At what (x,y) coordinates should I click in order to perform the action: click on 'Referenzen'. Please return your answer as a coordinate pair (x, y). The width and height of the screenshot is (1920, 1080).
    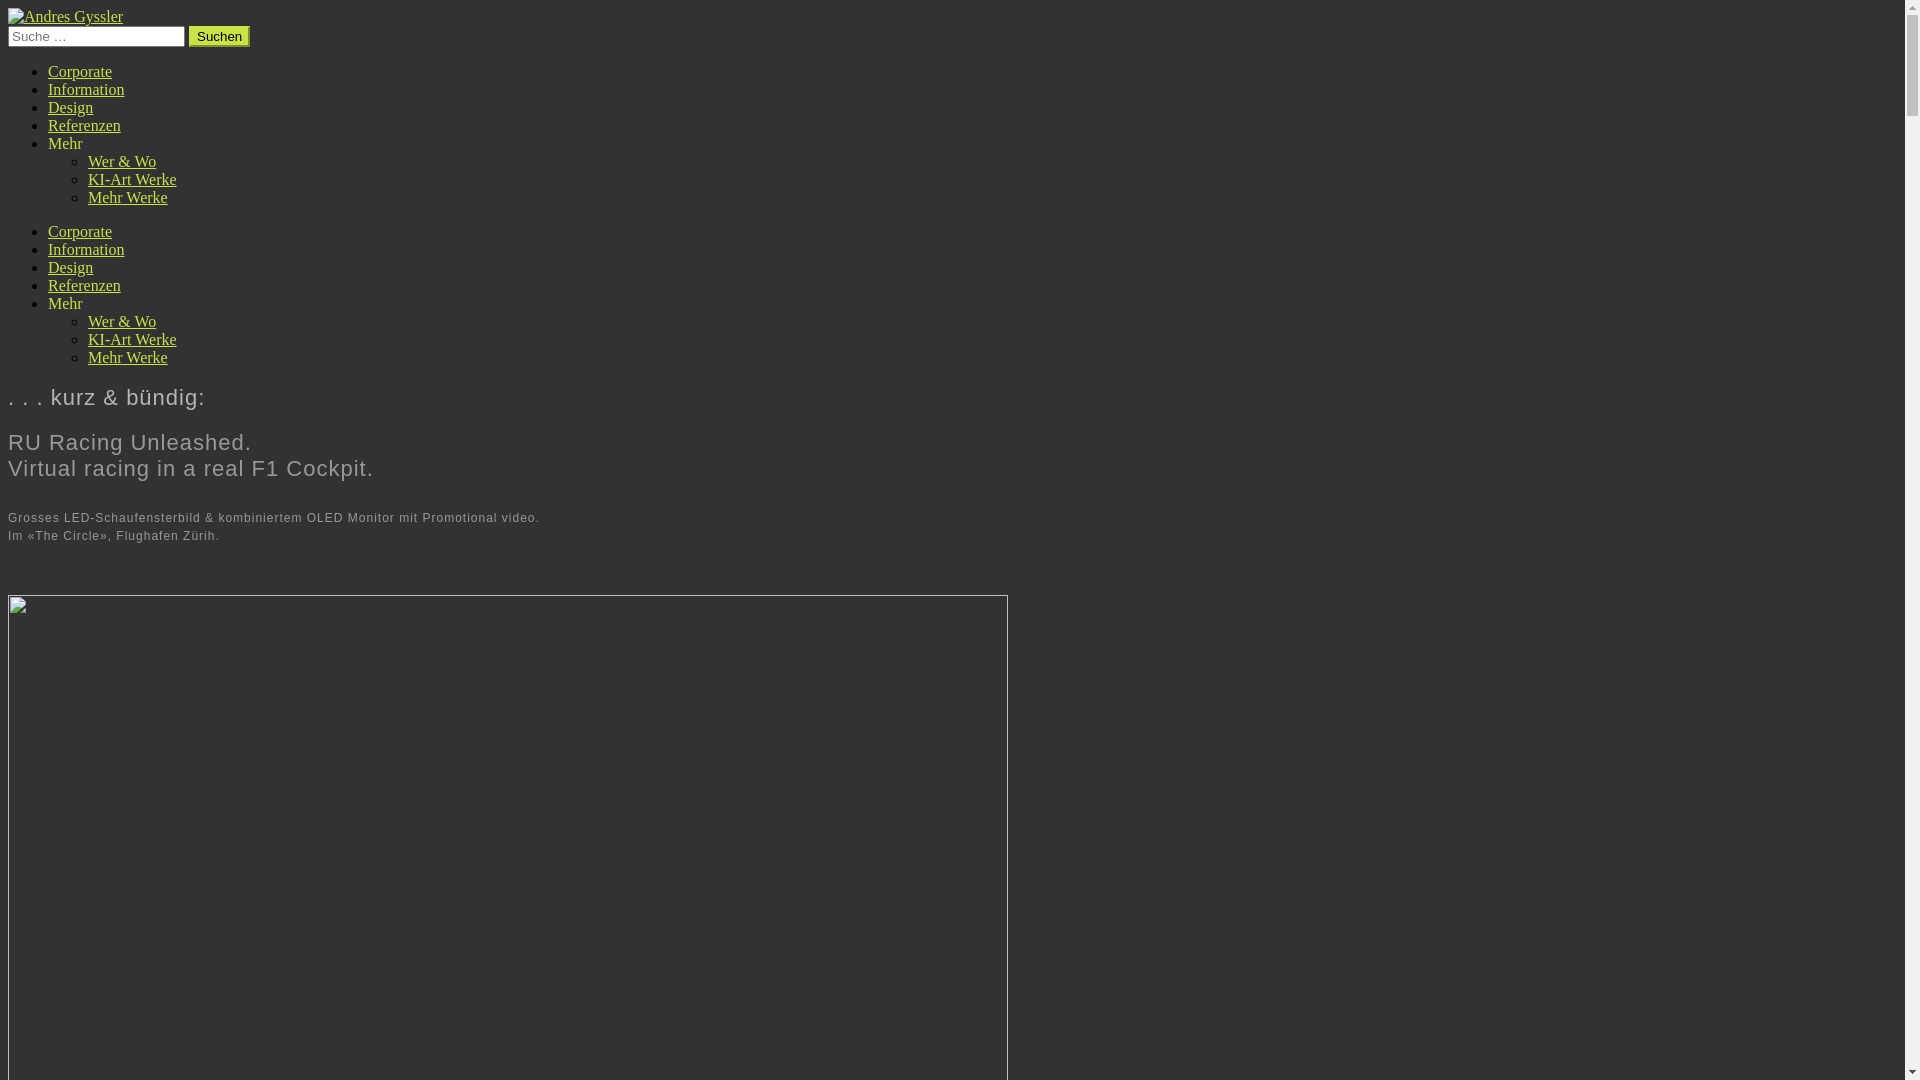
    Looking at the image, I should click on (83, 125).